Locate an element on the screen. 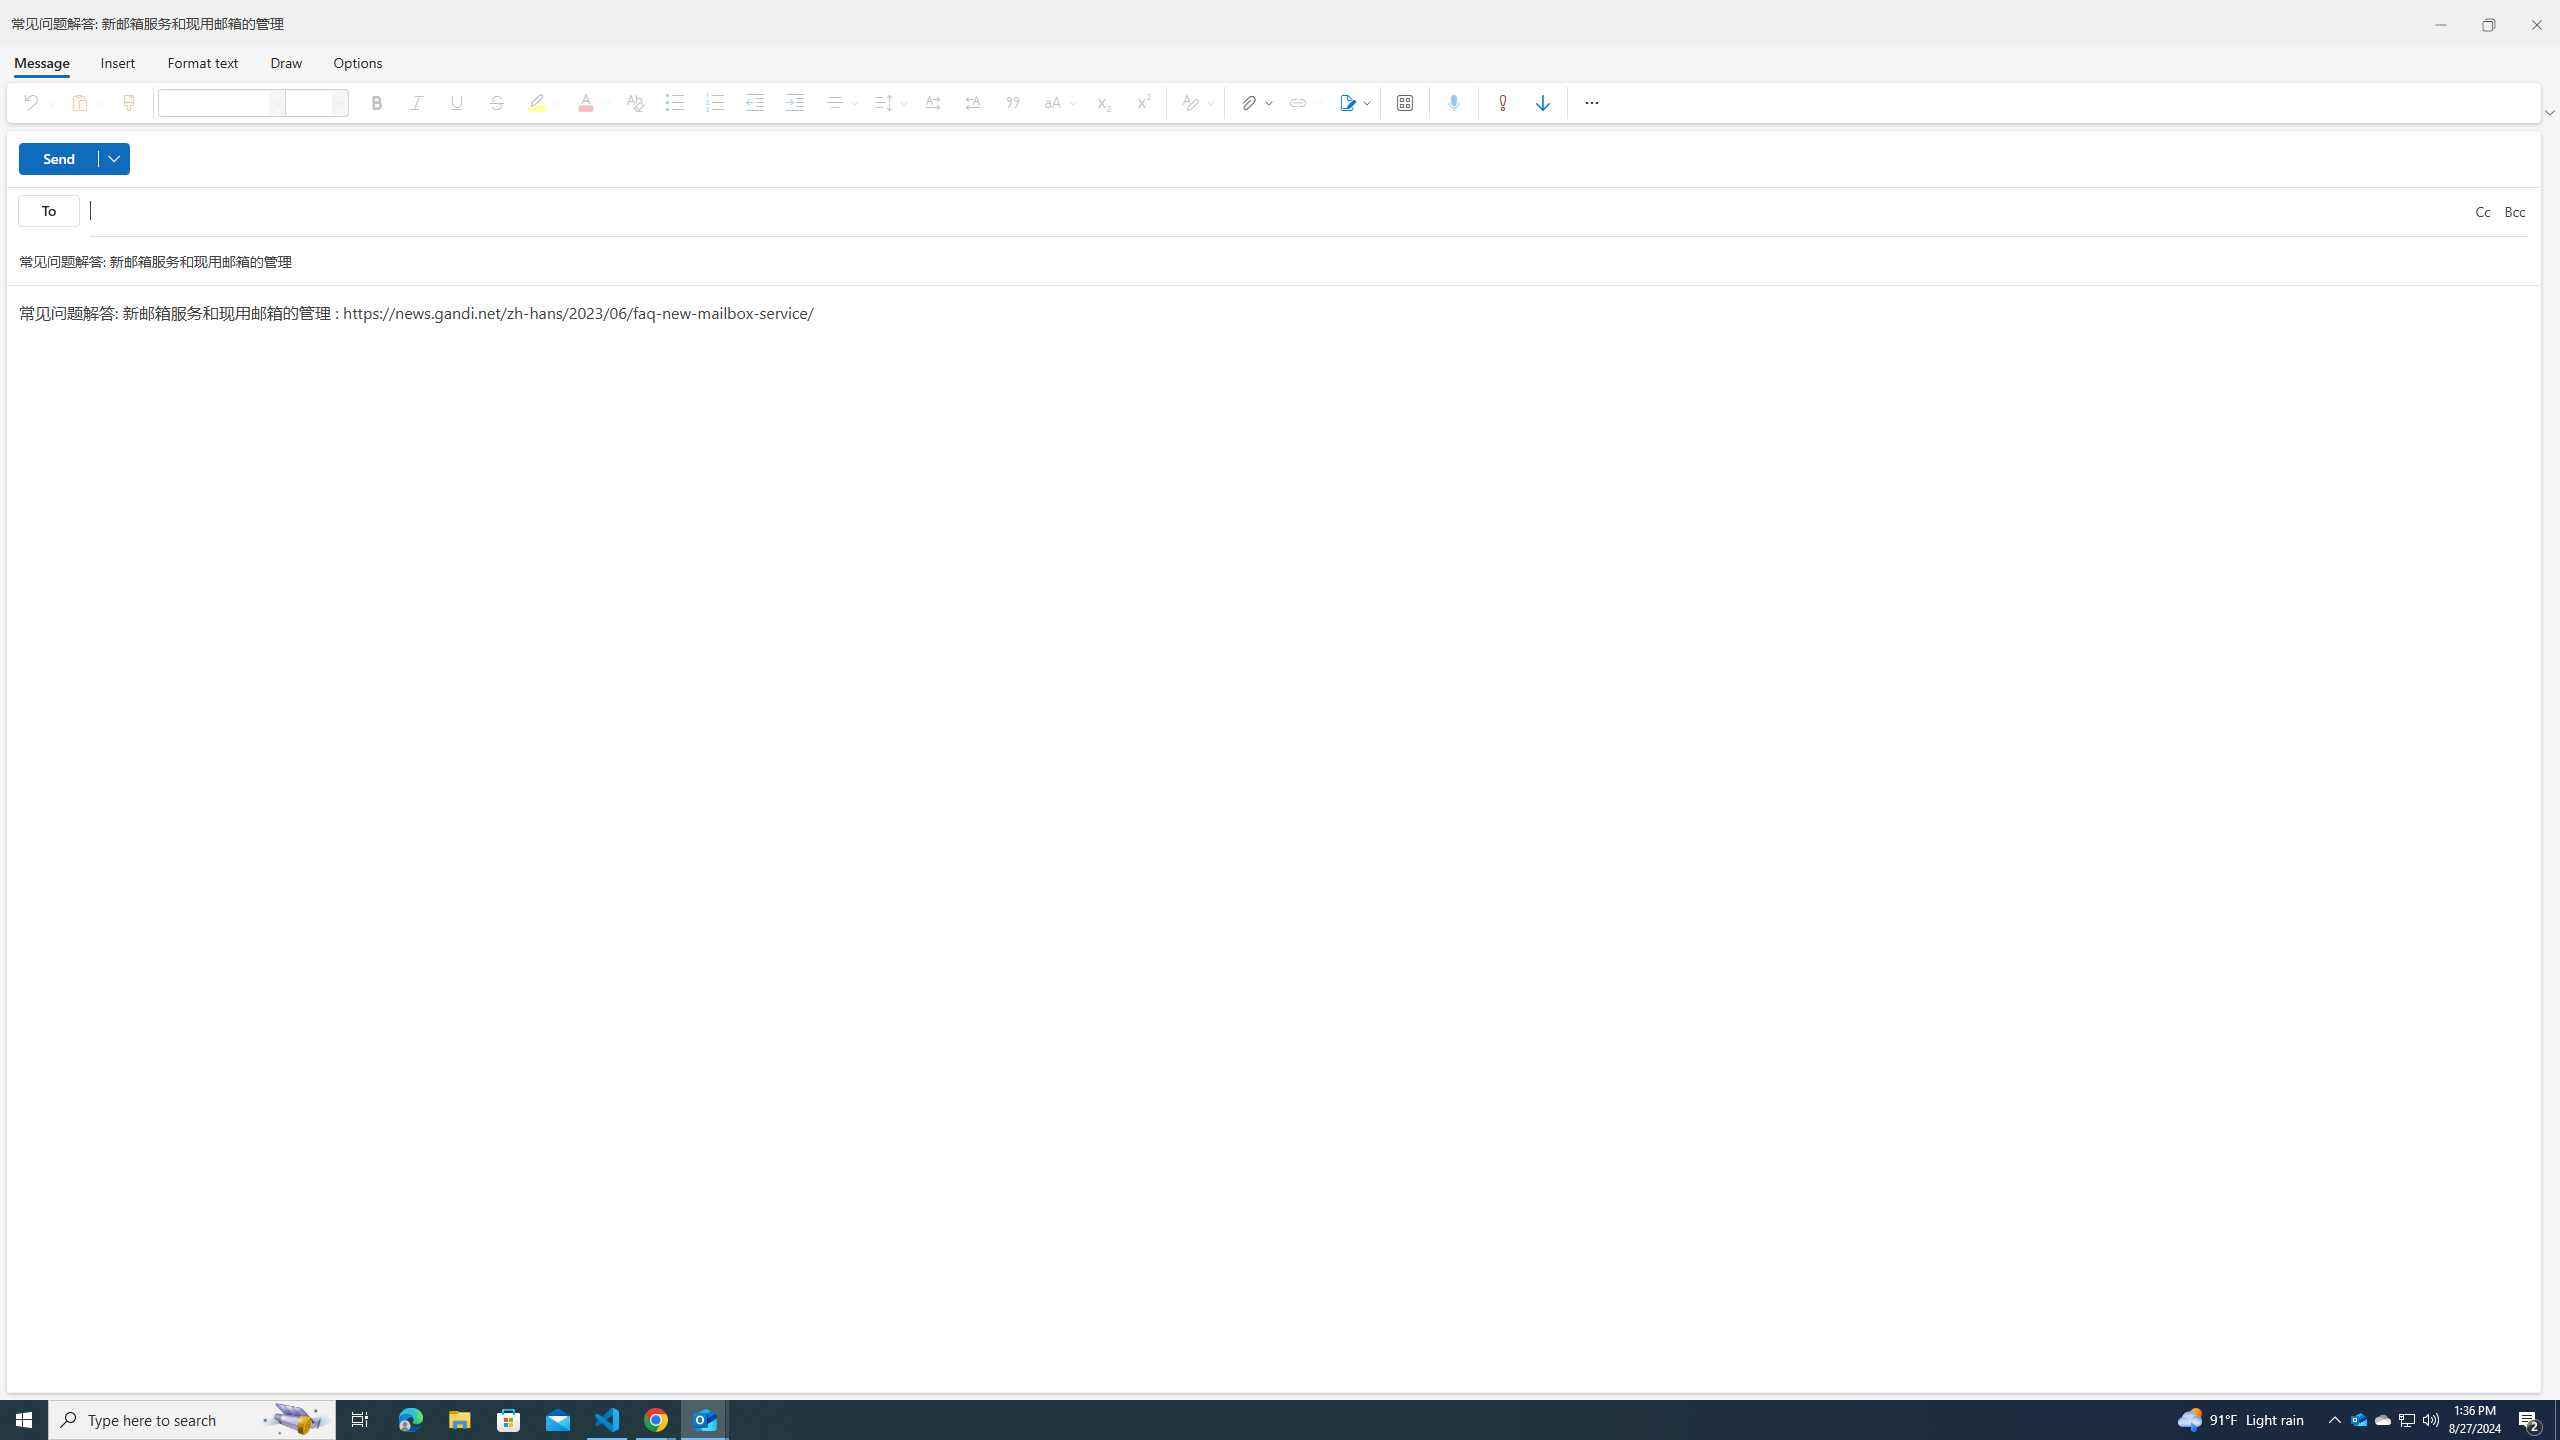  'Font' is located at coordinates (277, 102).